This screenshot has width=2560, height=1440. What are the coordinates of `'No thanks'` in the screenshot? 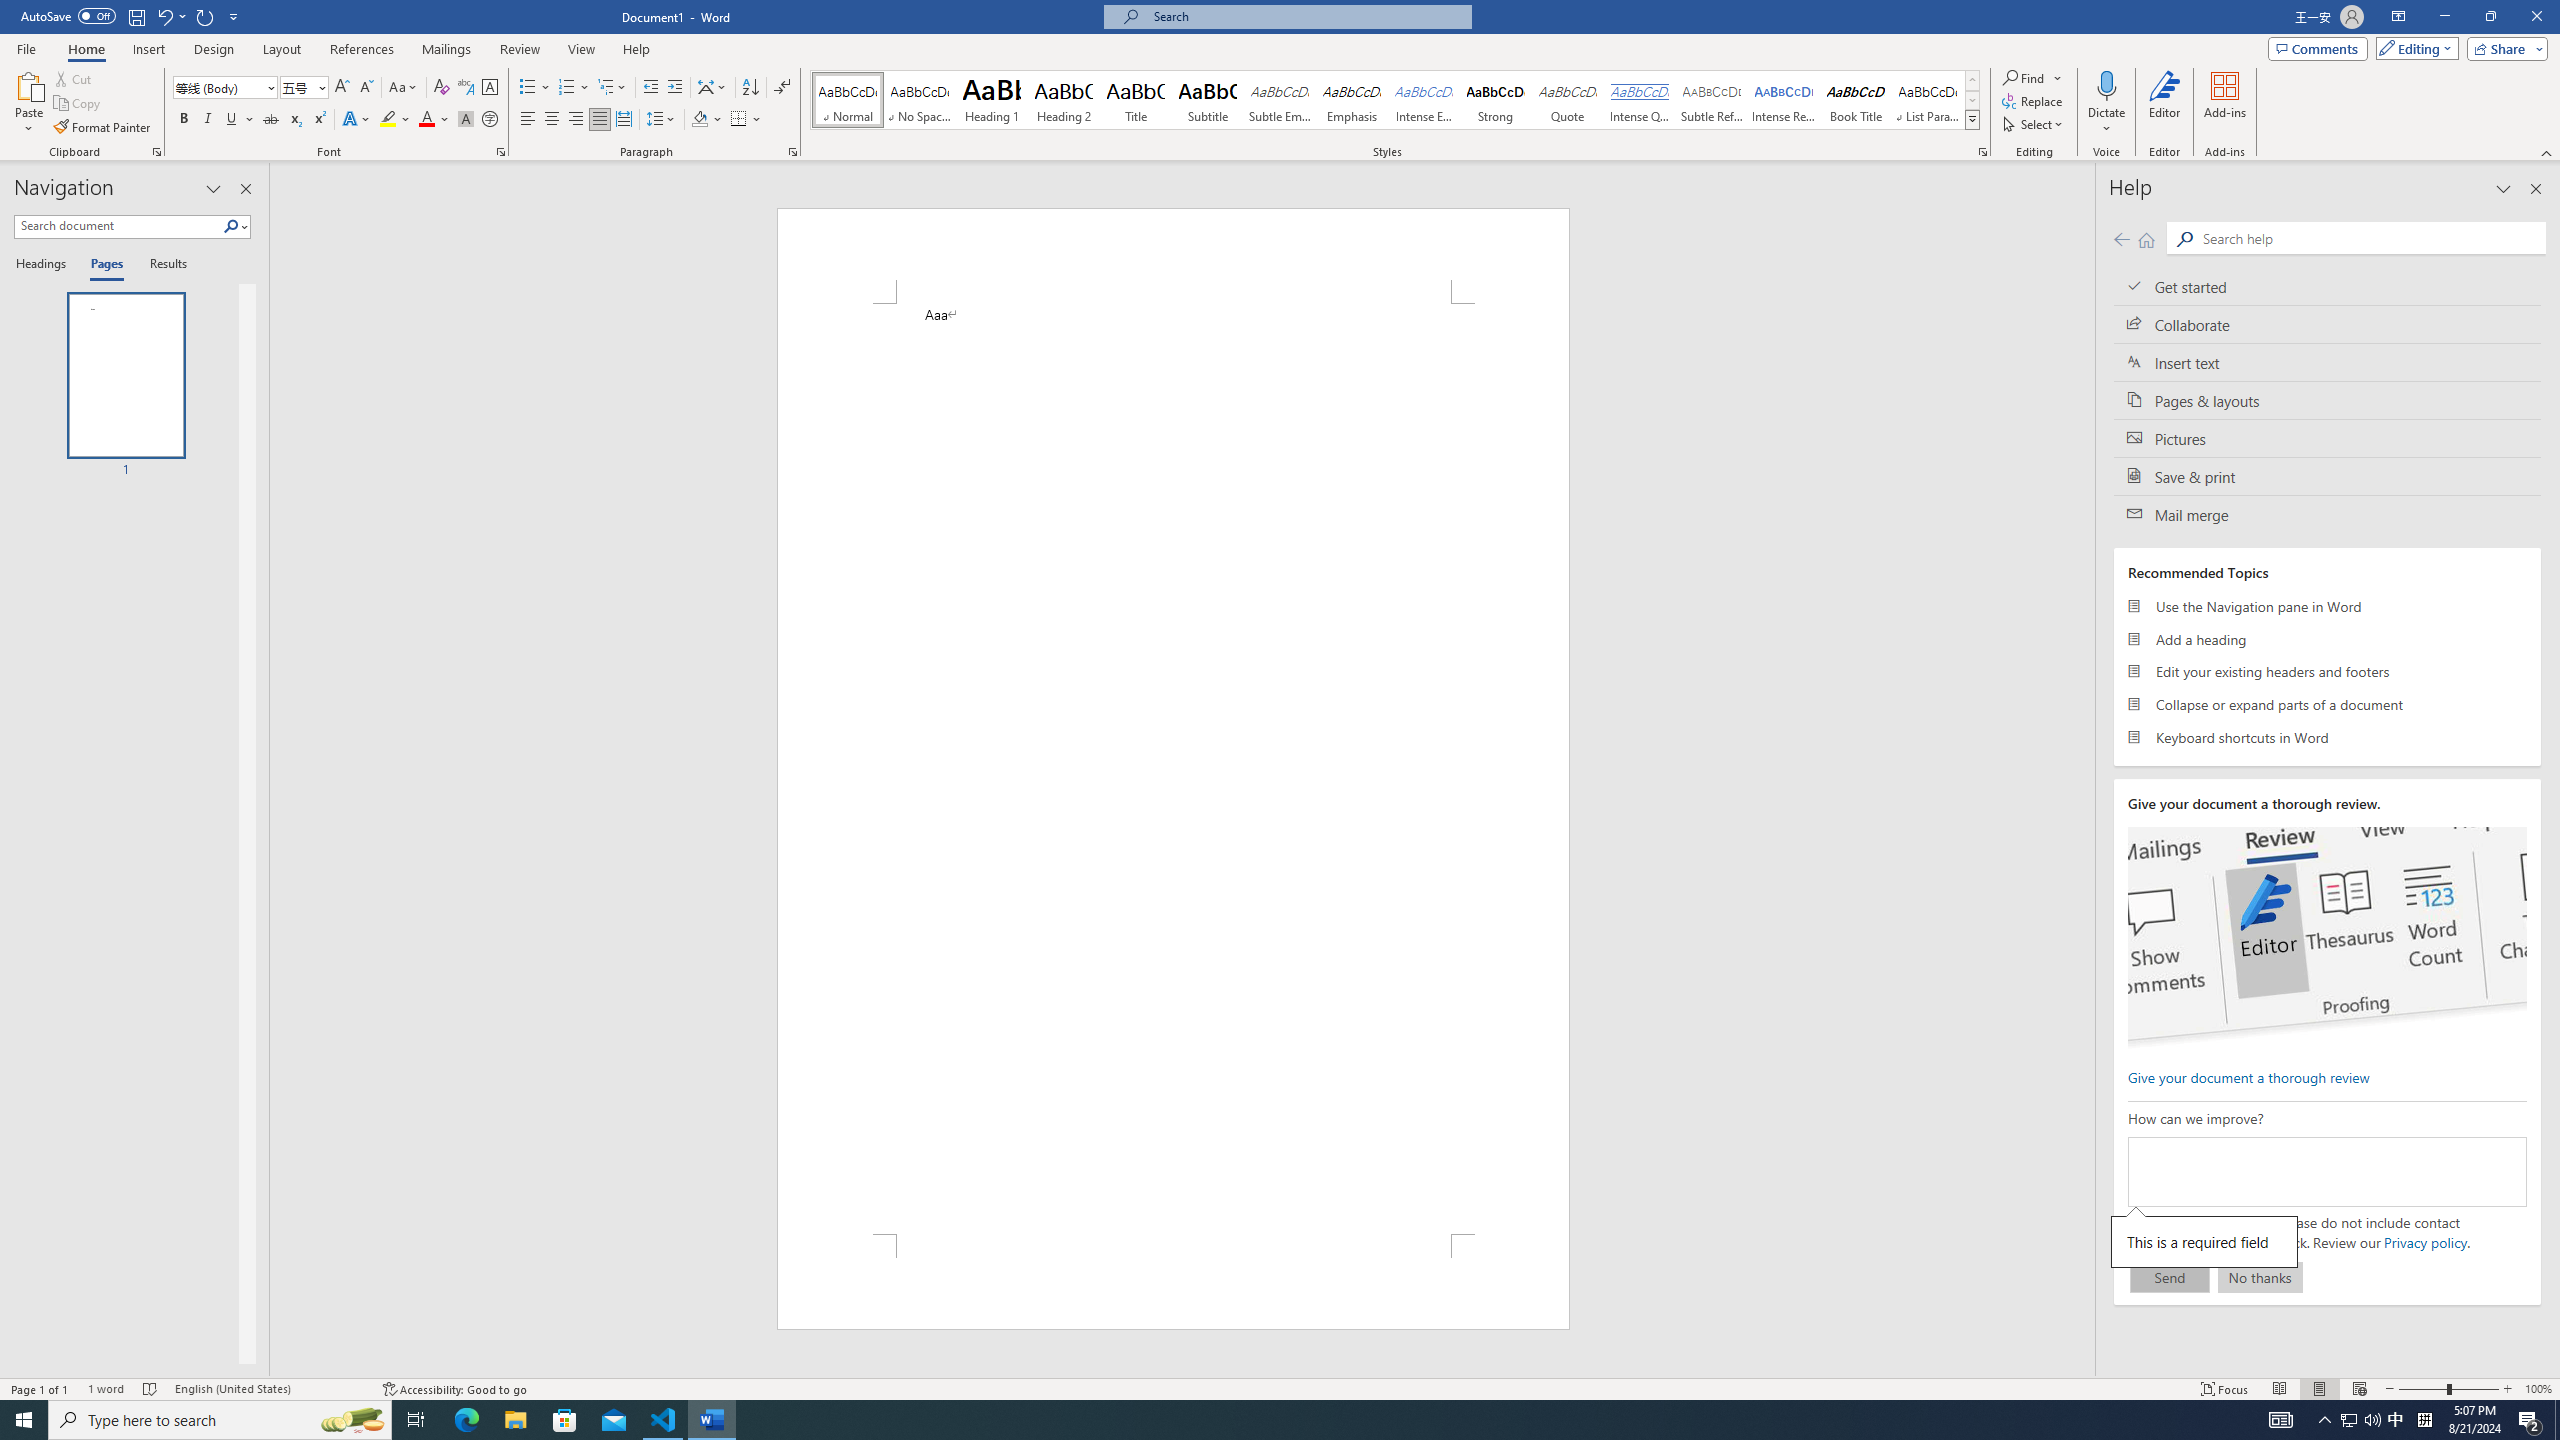 It's located at (2259, 1276).